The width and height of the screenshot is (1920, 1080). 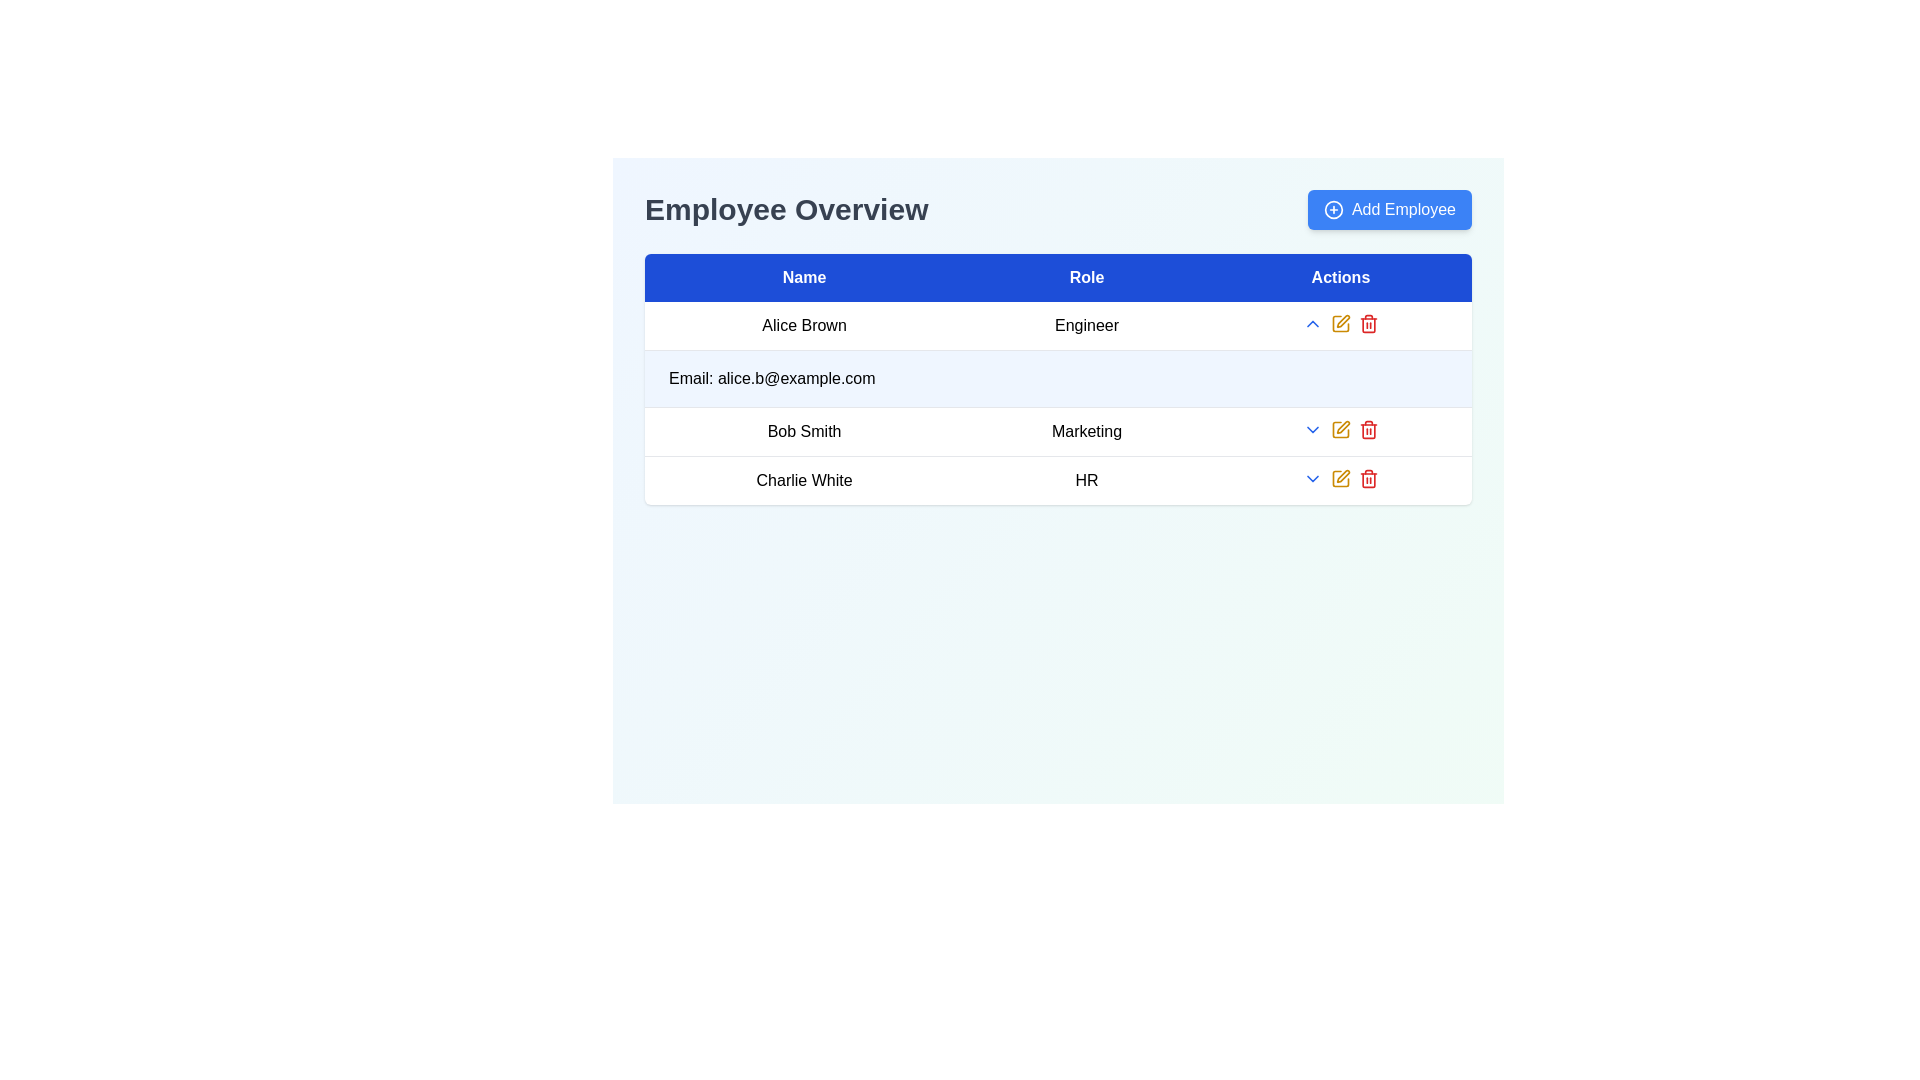 What do you see at coordinates (1057, 209) in the screenshot?
I see `the Section Header with Action Button labeled 'Employee Overview' to provide context for the page` at bounding box center [1057, 209].